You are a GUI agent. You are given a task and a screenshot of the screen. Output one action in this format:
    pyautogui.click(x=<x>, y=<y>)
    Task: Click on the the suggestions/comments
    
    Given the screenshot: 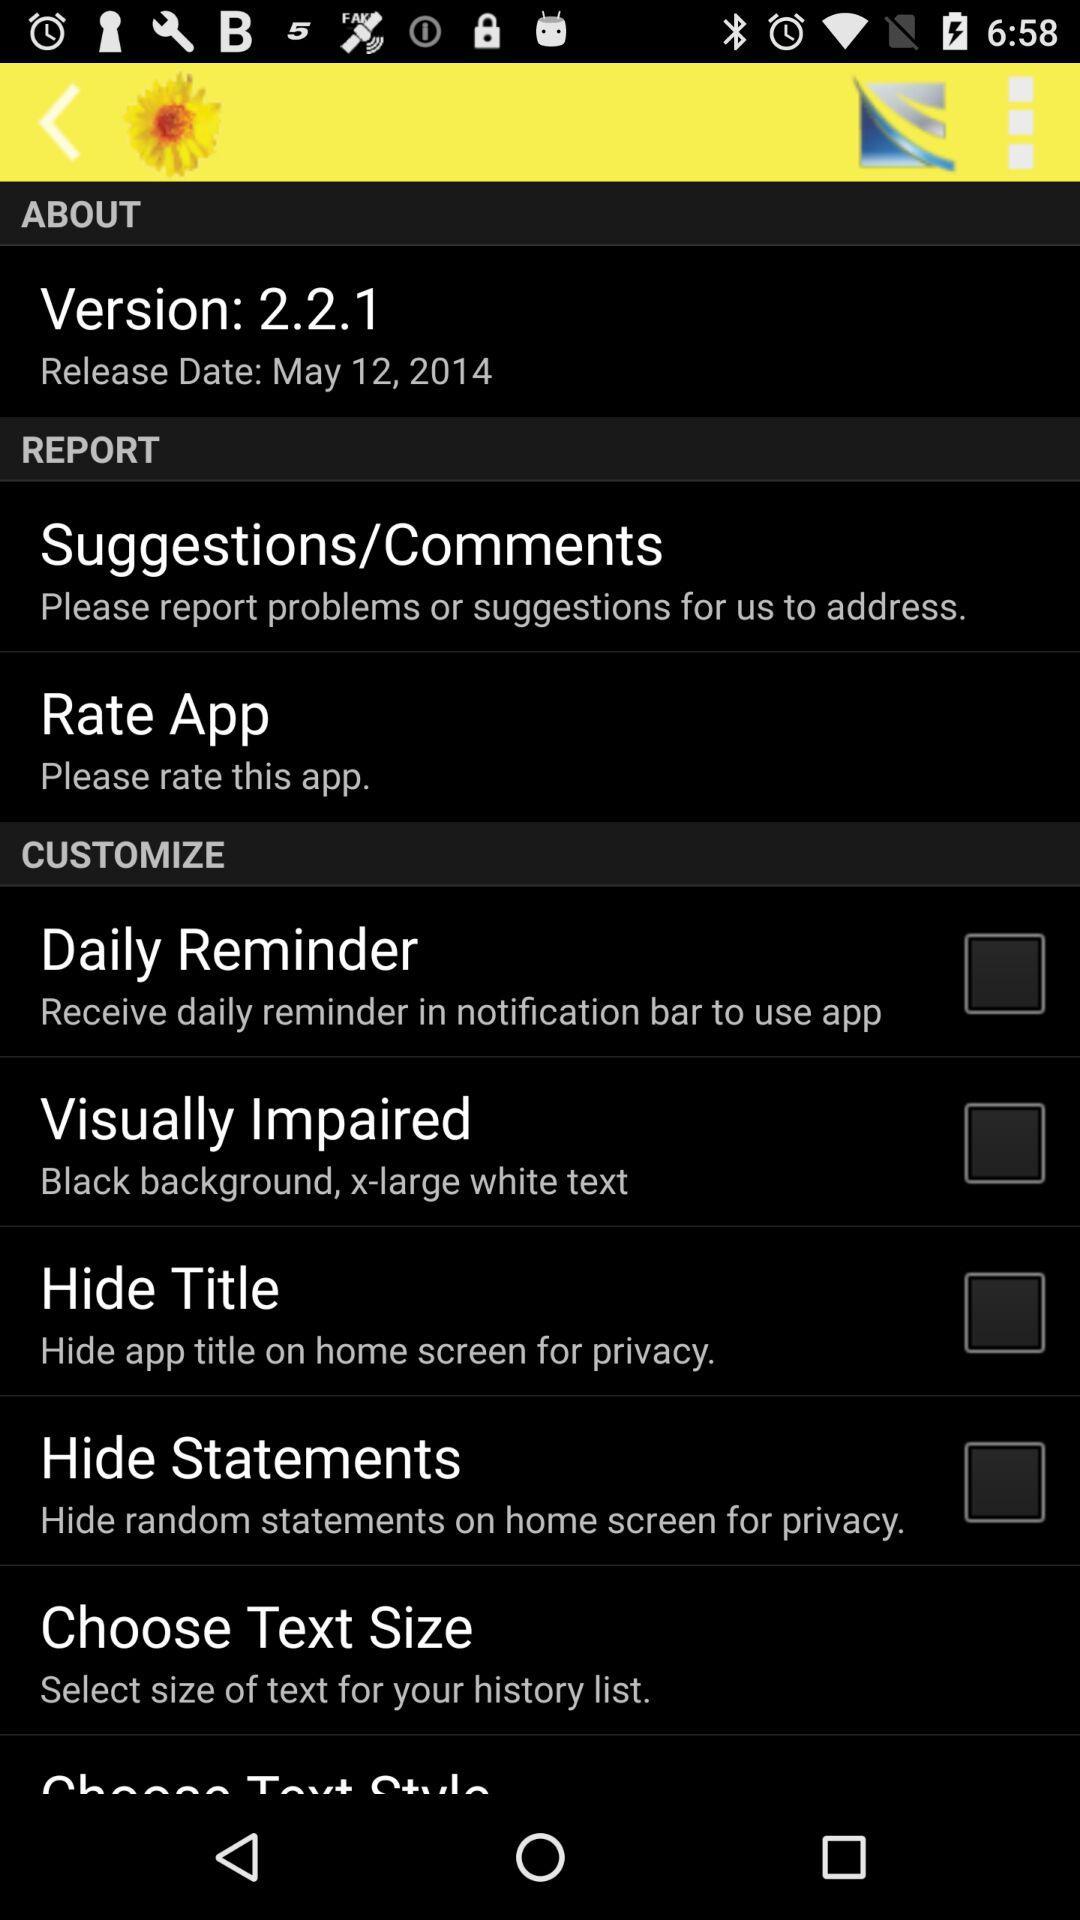 What is the action you would take?
    pyautogui.click(x=351, y=541)
    